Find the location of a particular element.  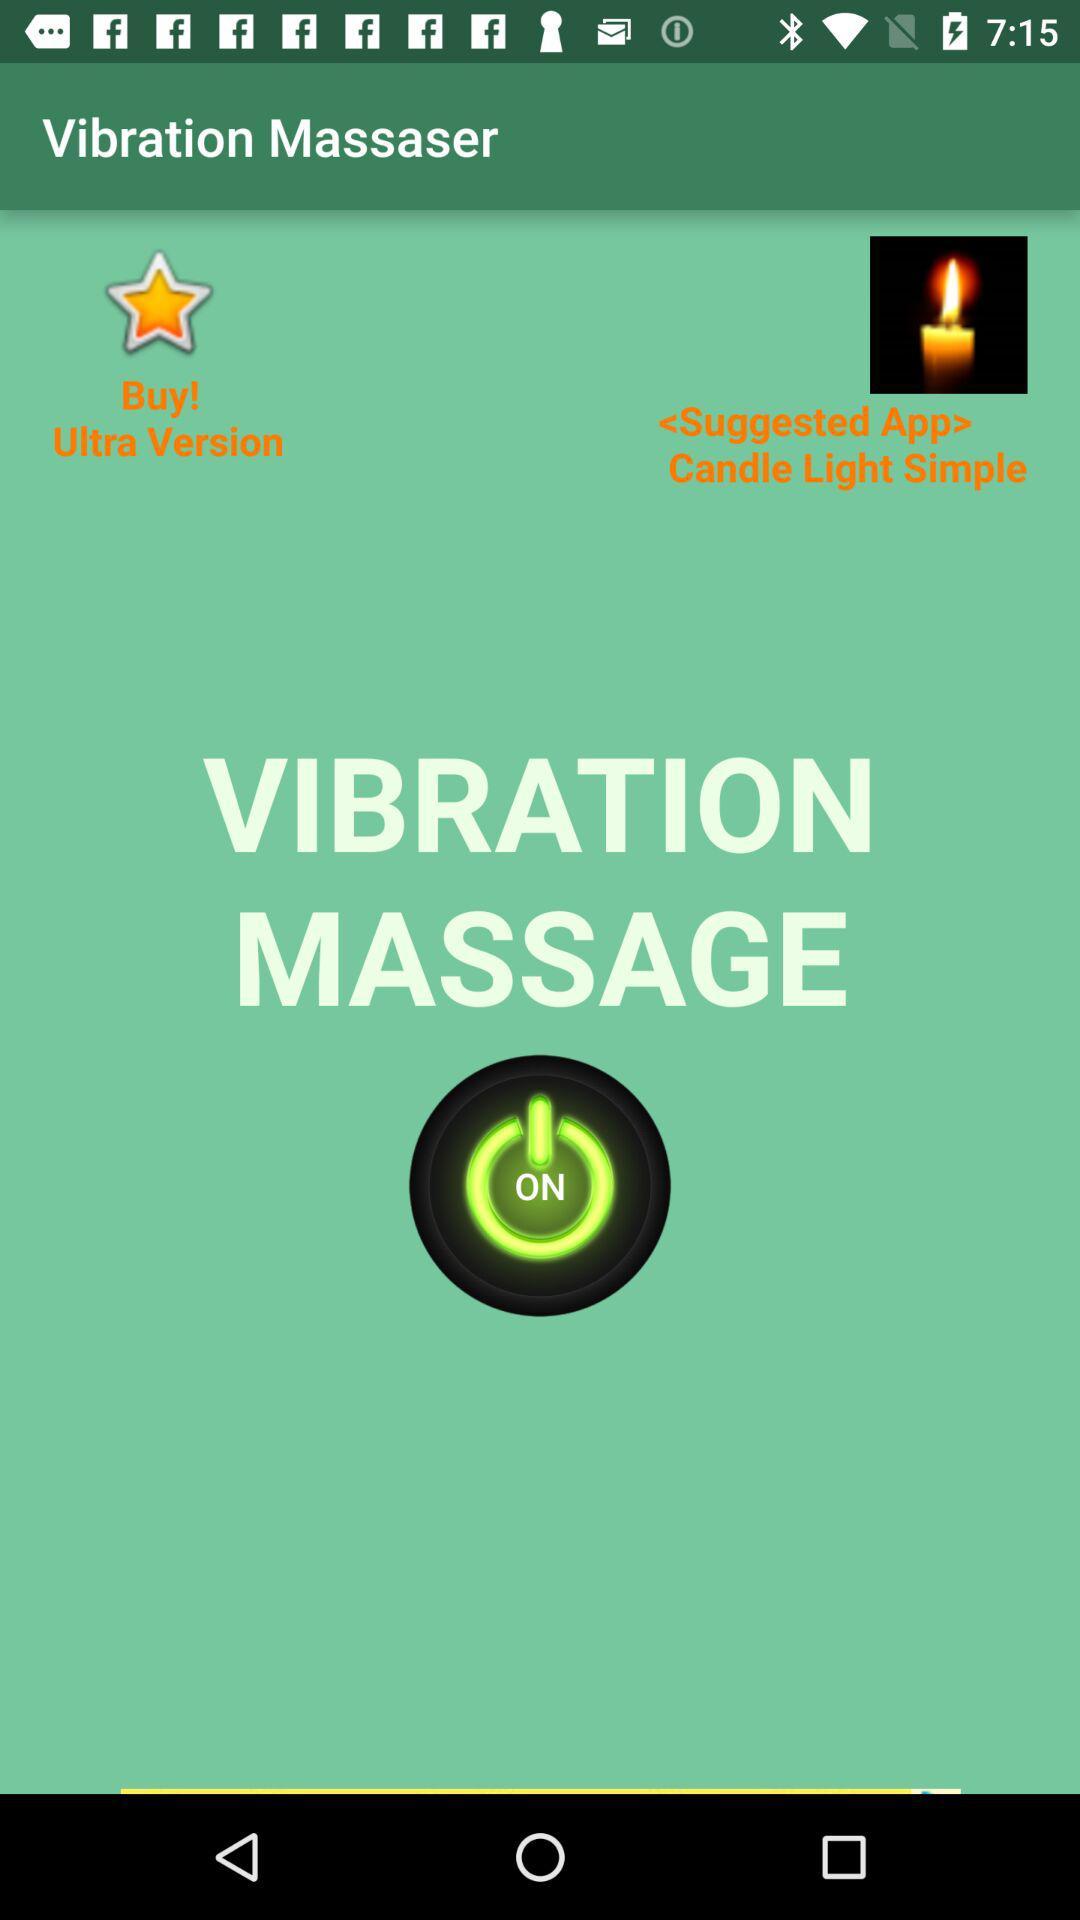

the star icon is located at coordinates (156, 300).